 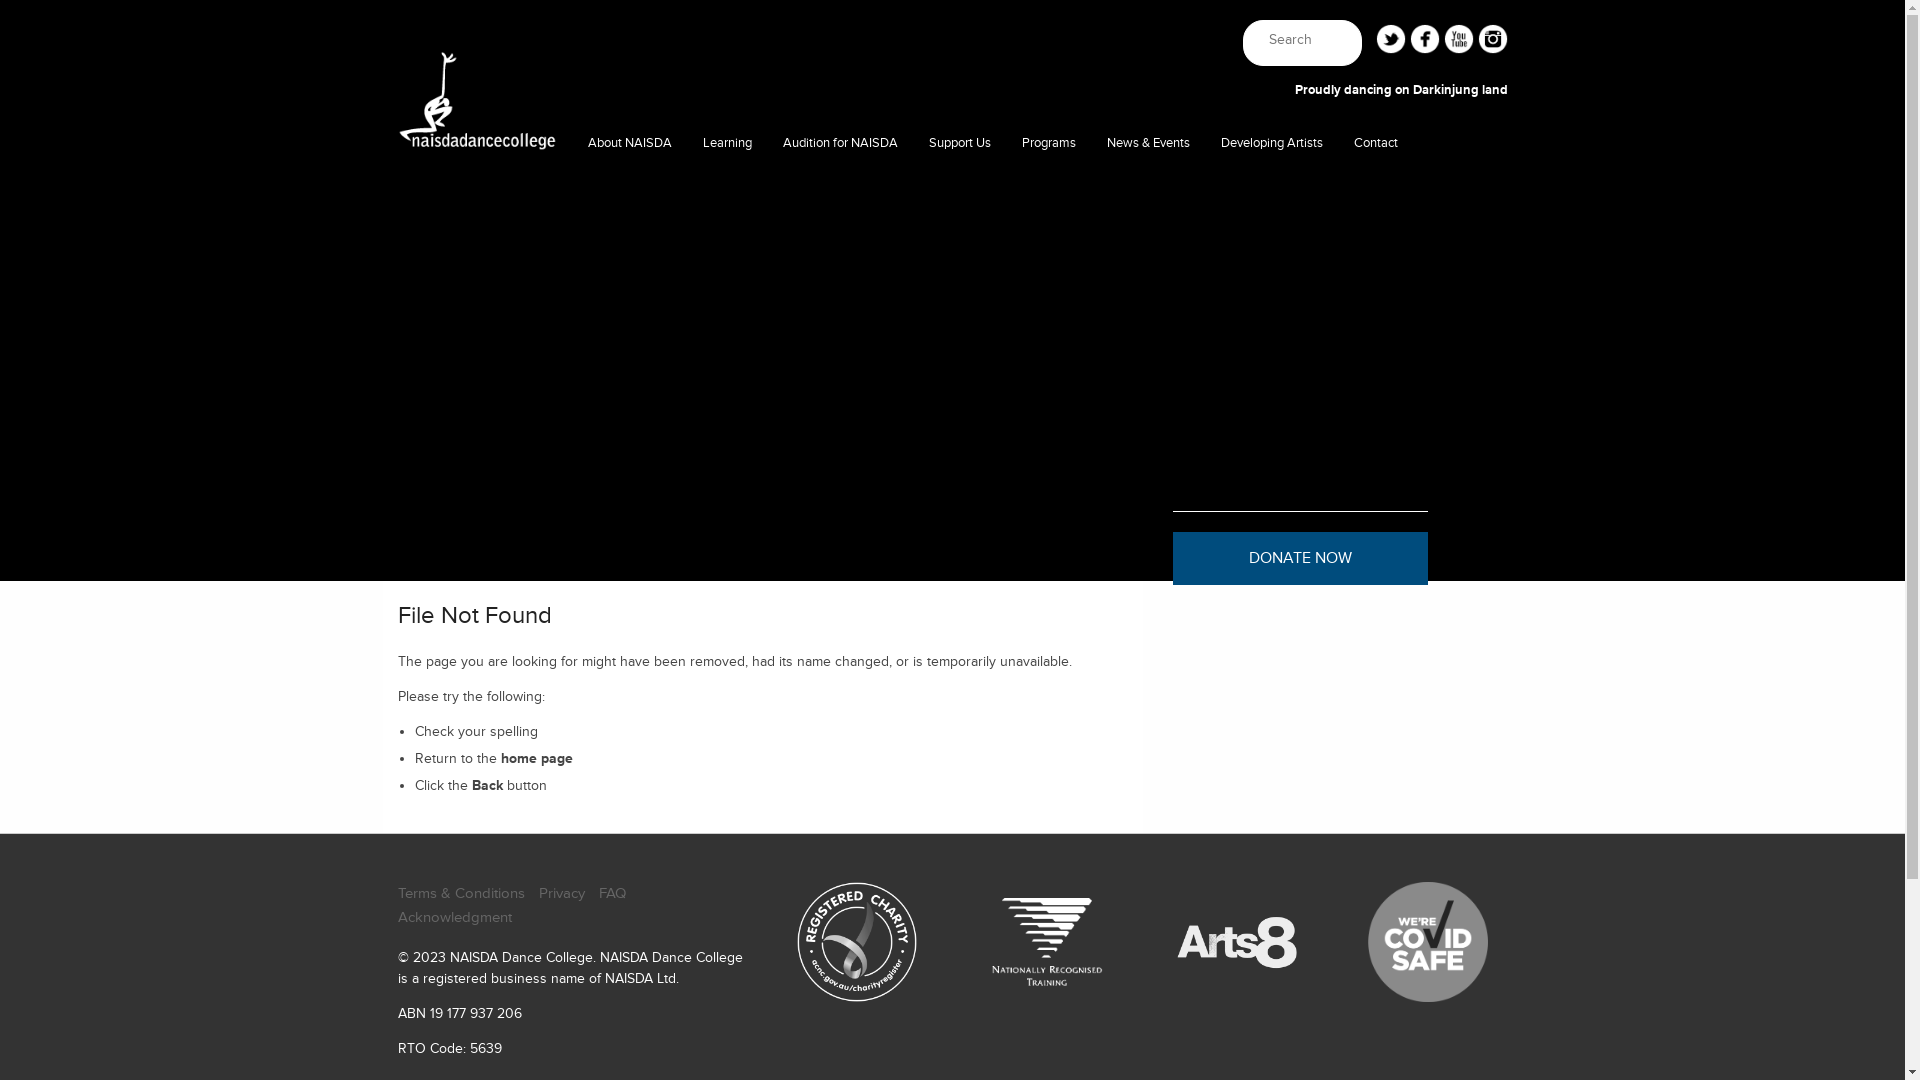 I want to click on 'Facilities', so click(x=571, y=225).